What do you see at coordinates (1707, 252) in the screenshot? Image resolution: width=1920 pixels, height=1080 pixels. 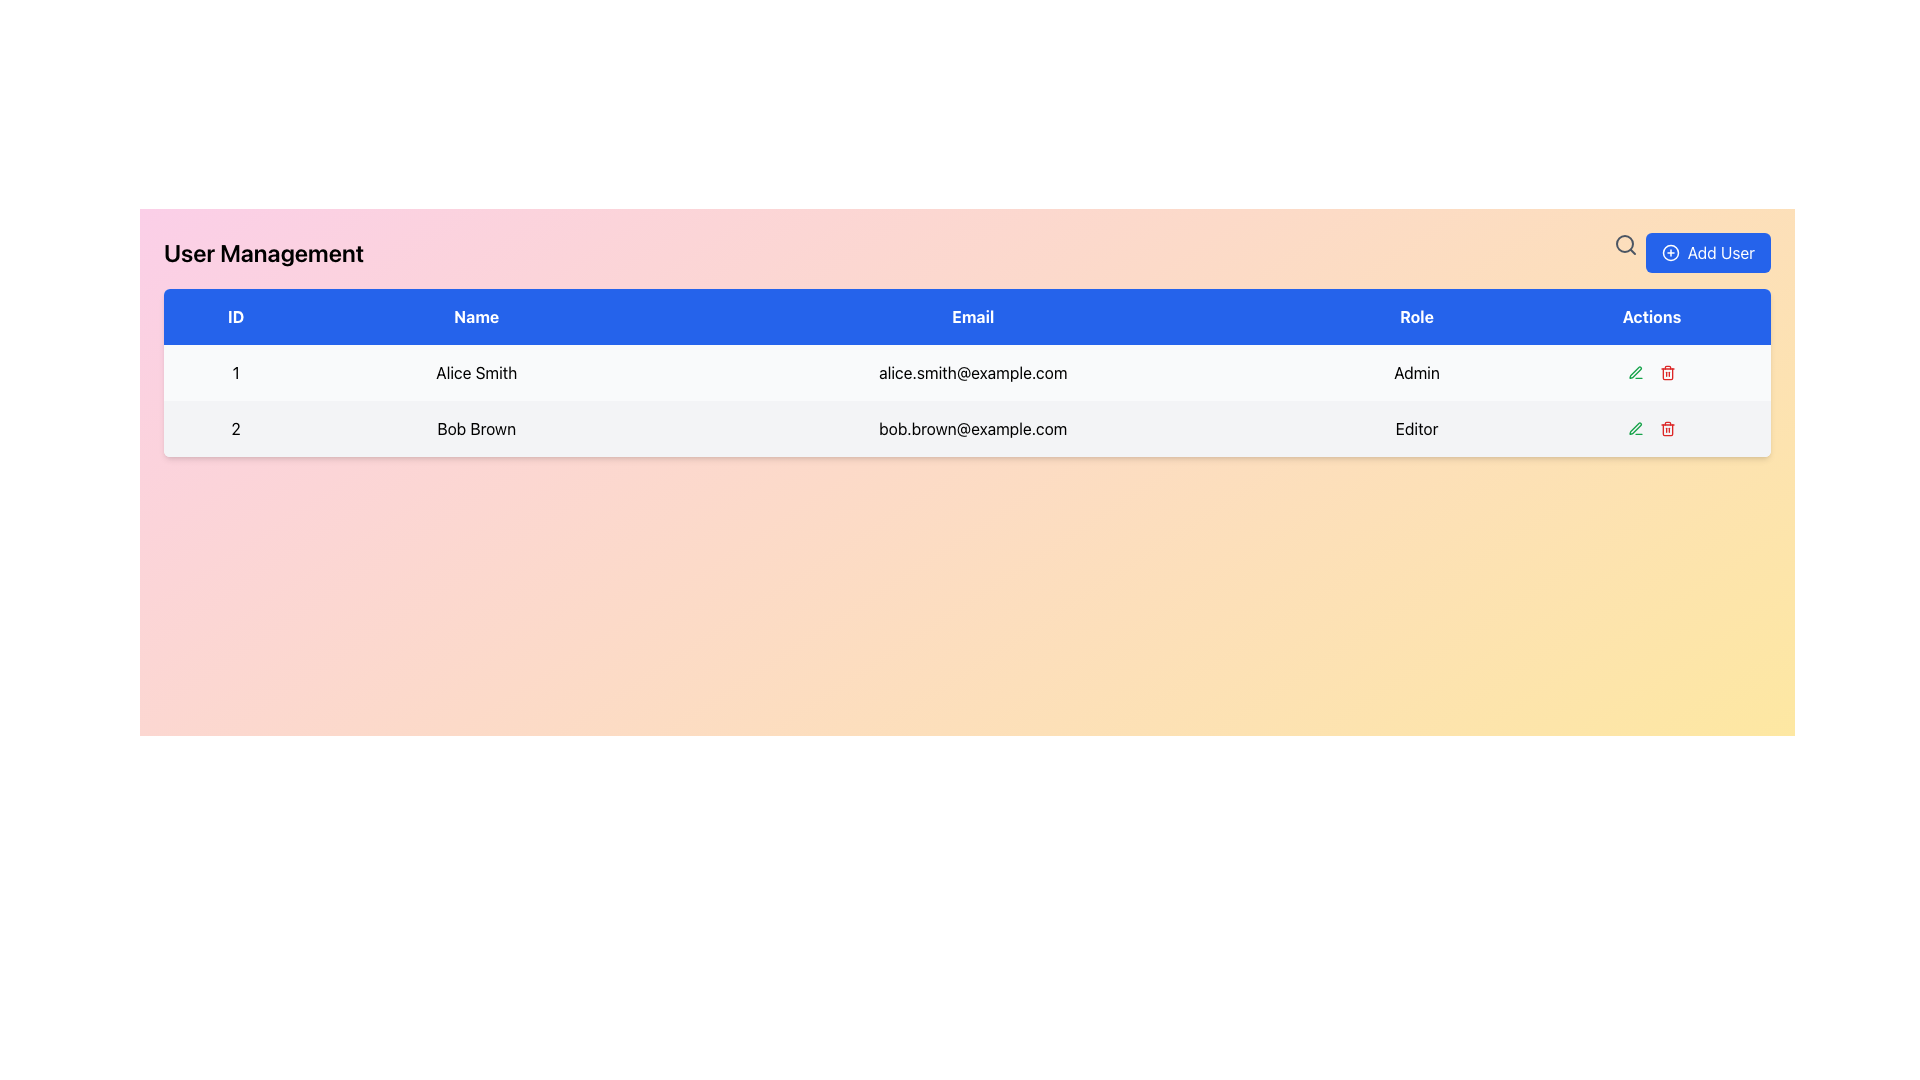 I see `the 'Add New User' button located in the top-right corner of the interface, which opens a form or modal for entering user details` at bounding box center [1707, 252].